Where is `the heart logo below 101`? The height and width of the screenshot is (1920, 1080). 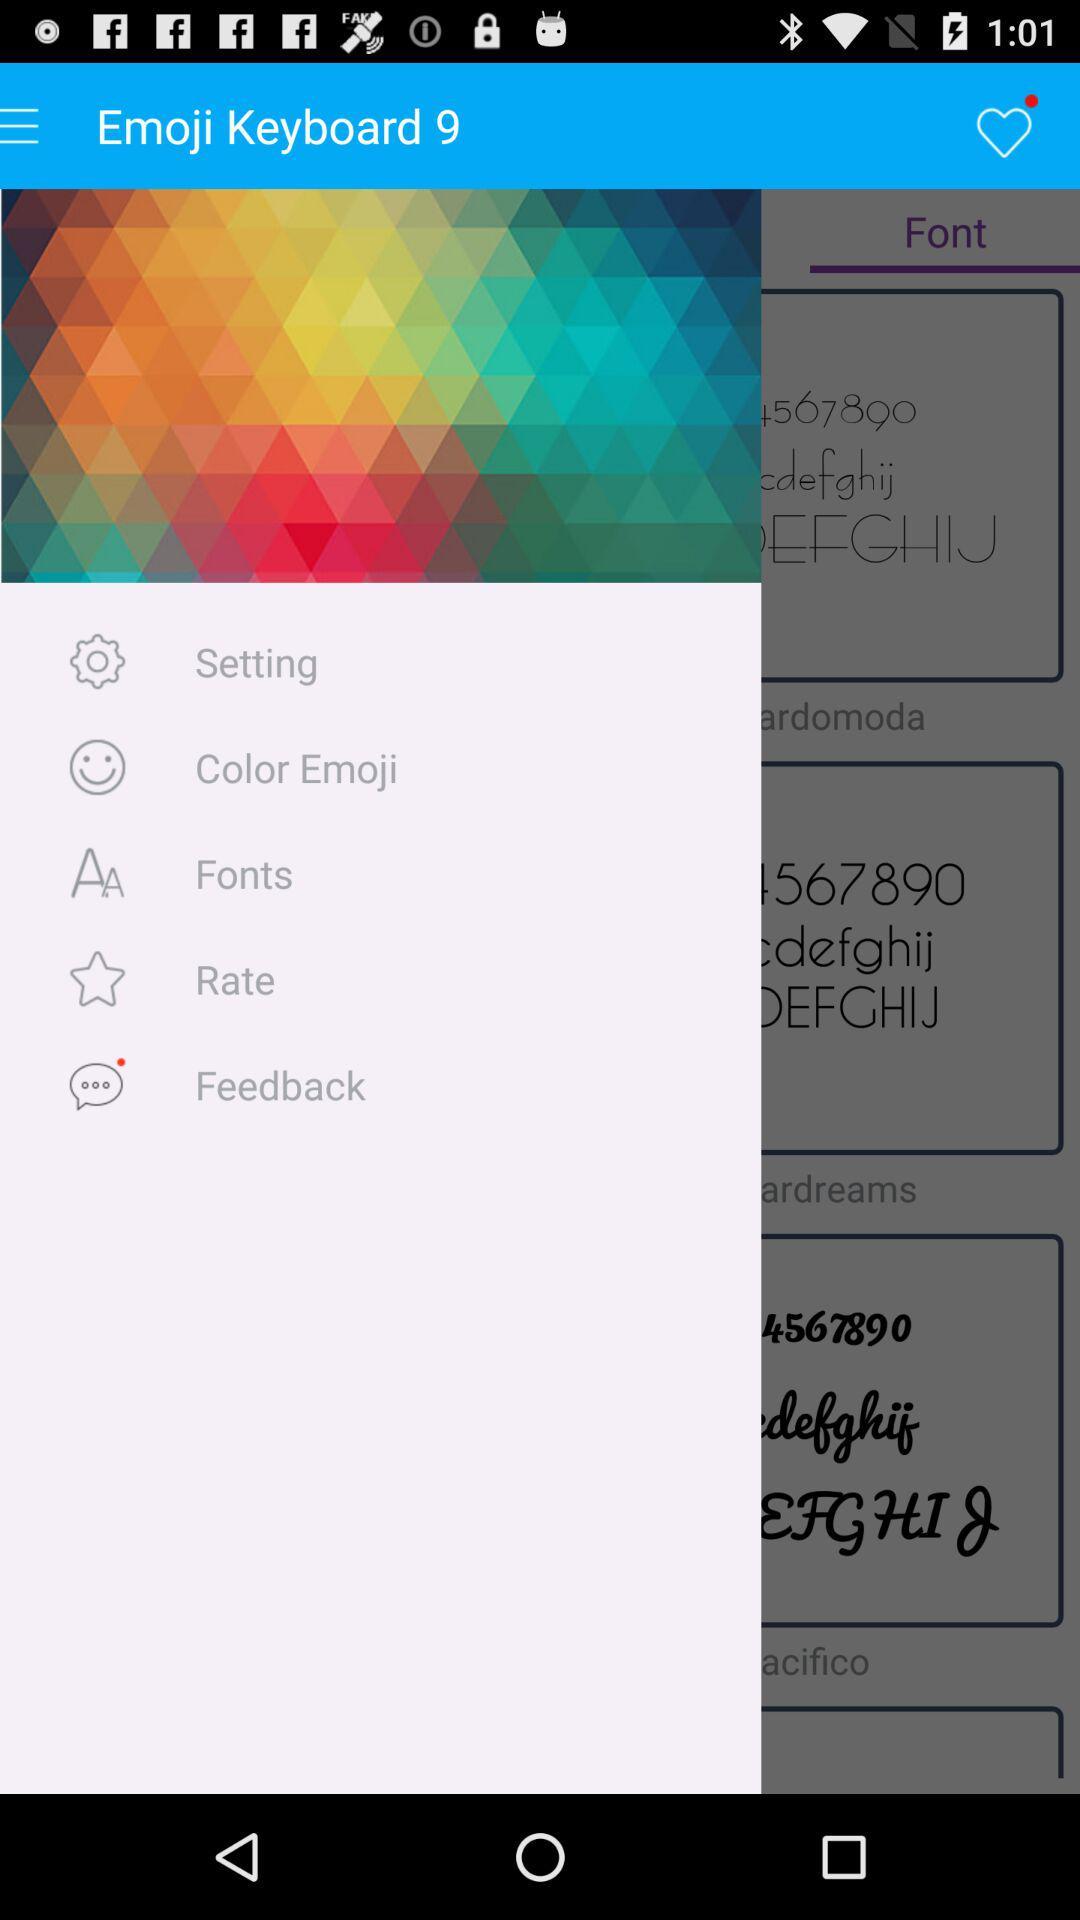
the heart logo below 101 is located at coordinates (1006, 124).